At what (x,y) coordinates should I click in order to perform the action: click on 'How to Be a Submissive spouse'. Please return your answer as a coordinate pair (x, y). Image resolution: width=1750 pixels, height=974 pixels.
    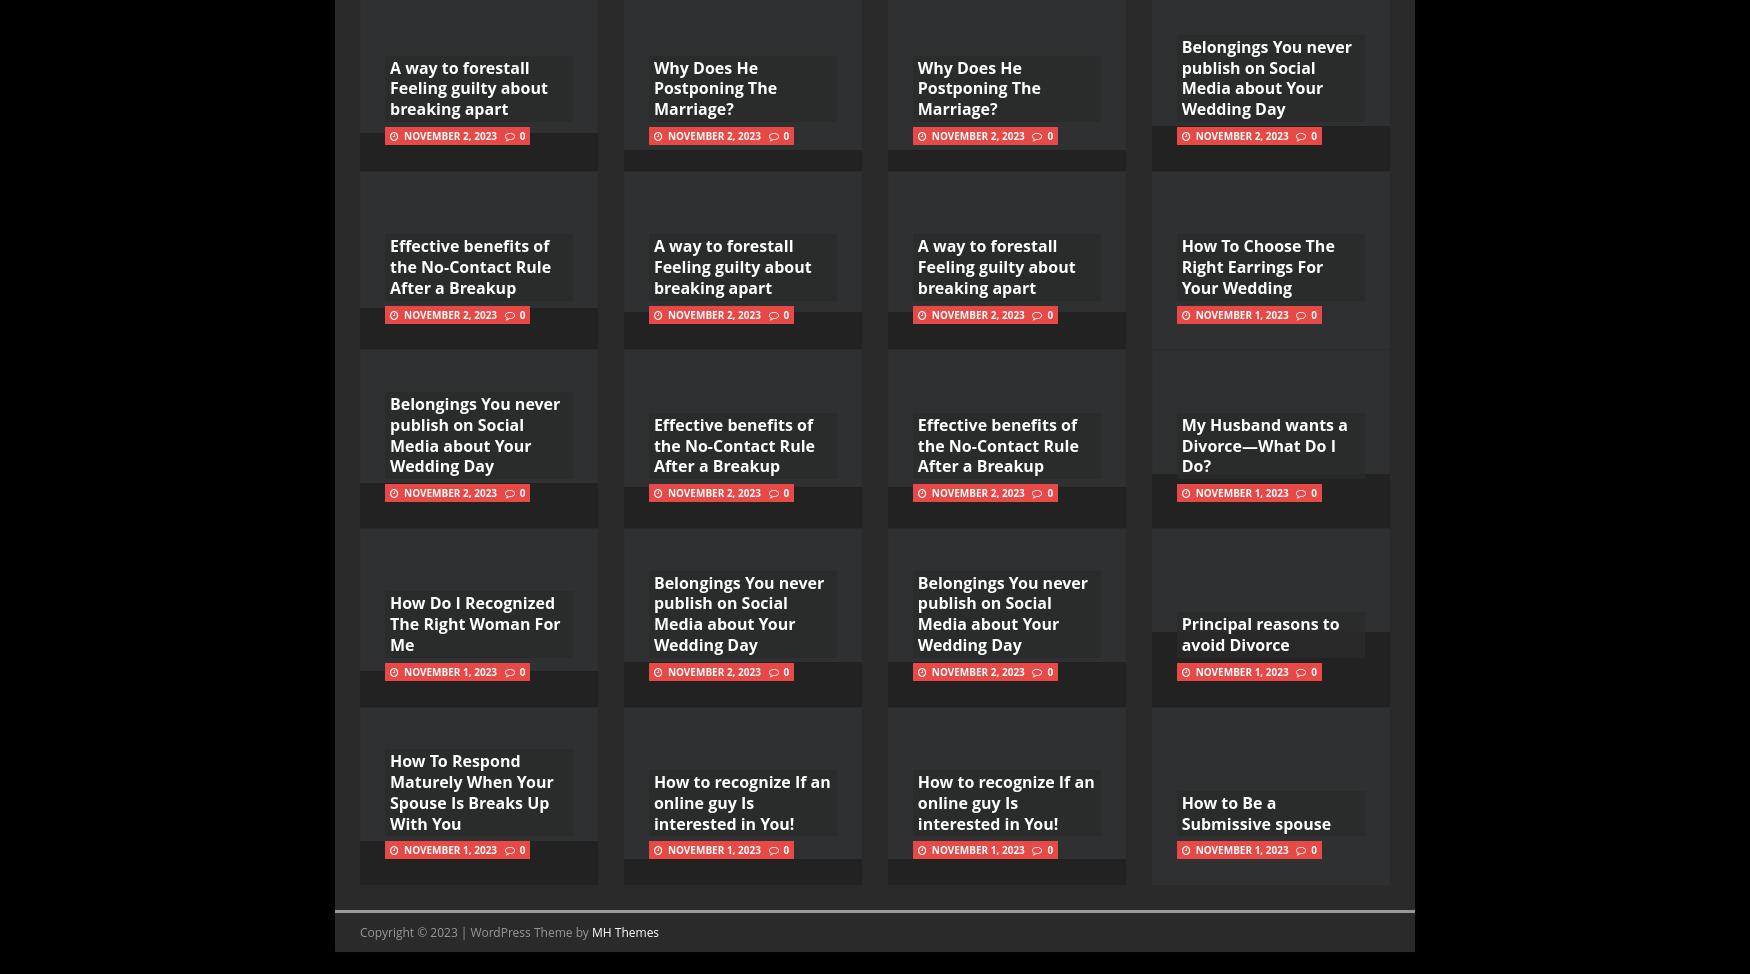
    Looking at the image, I should click on (1180, 813).